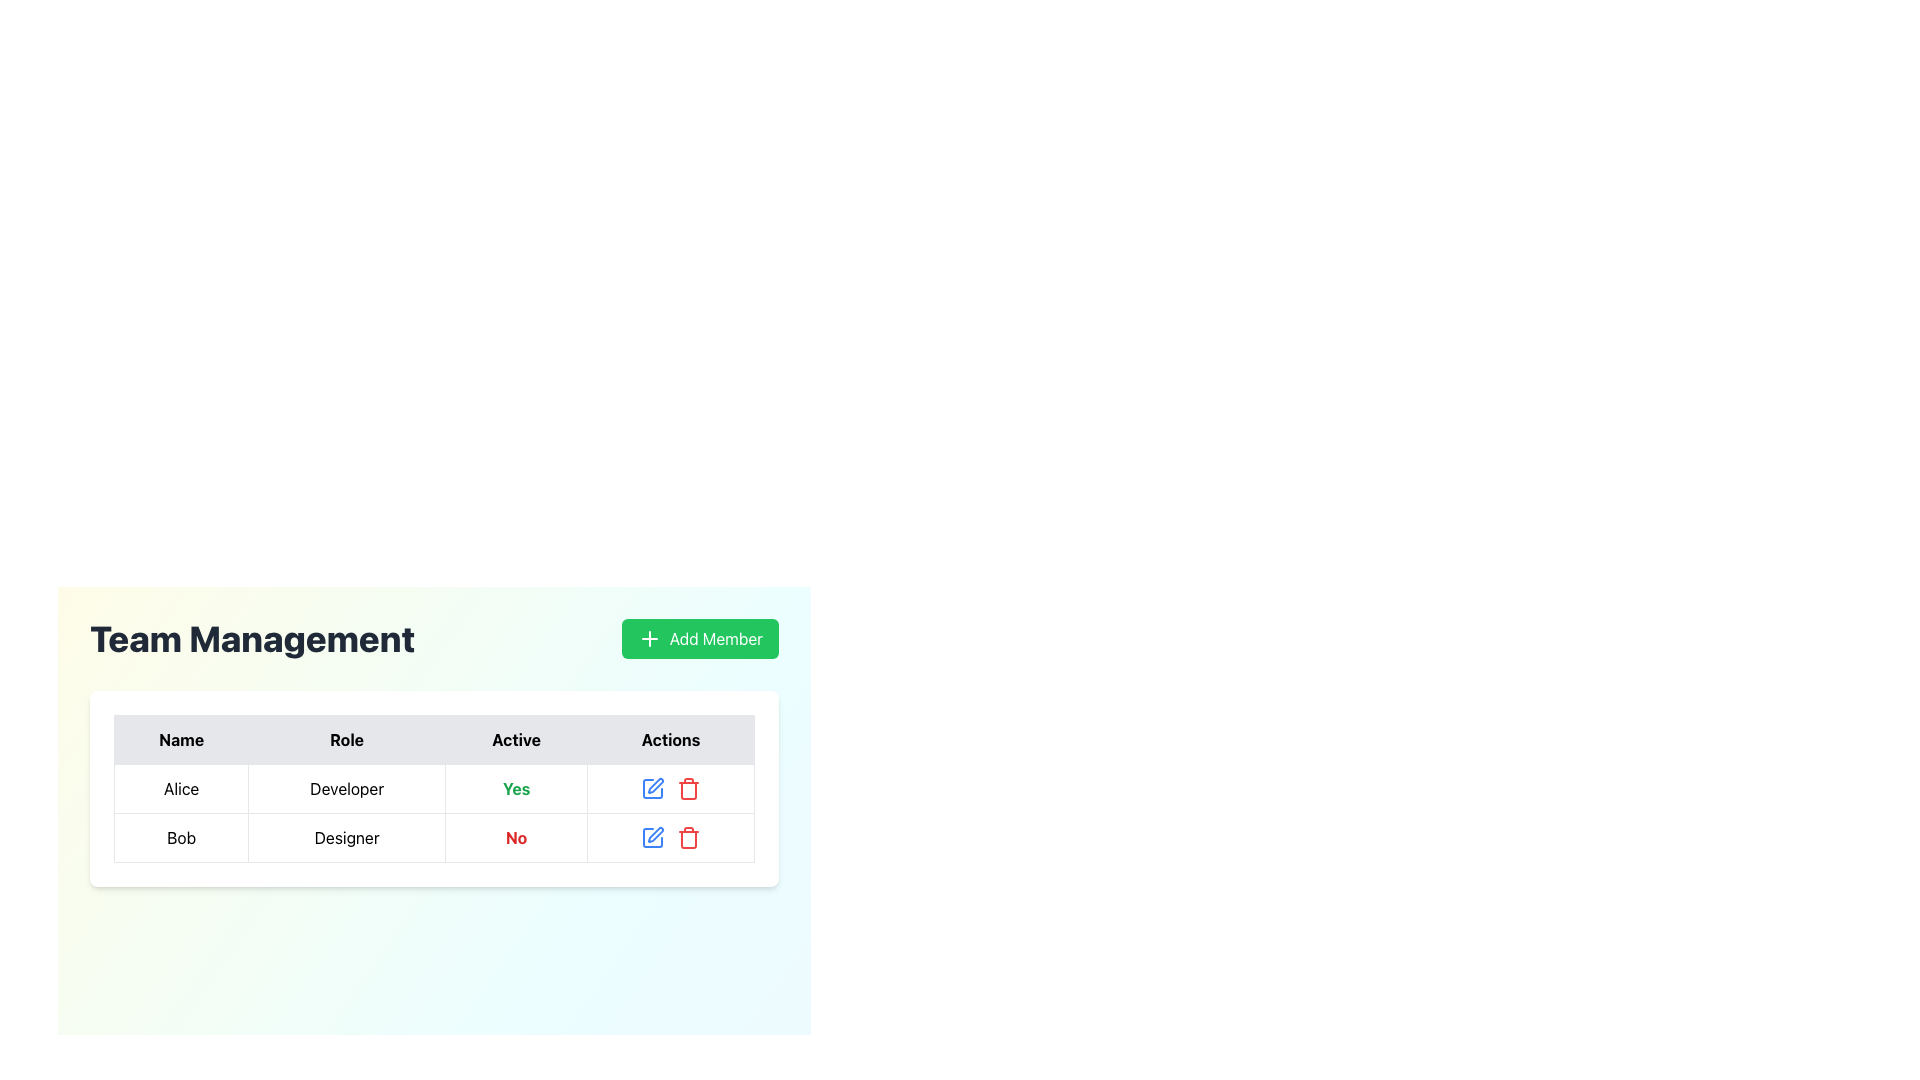 The width and height of the screenshot is (1920, 1080). I want to click on on the red trash can icon button in the 'Actions' column of the table corresponding, so click(689, 788).